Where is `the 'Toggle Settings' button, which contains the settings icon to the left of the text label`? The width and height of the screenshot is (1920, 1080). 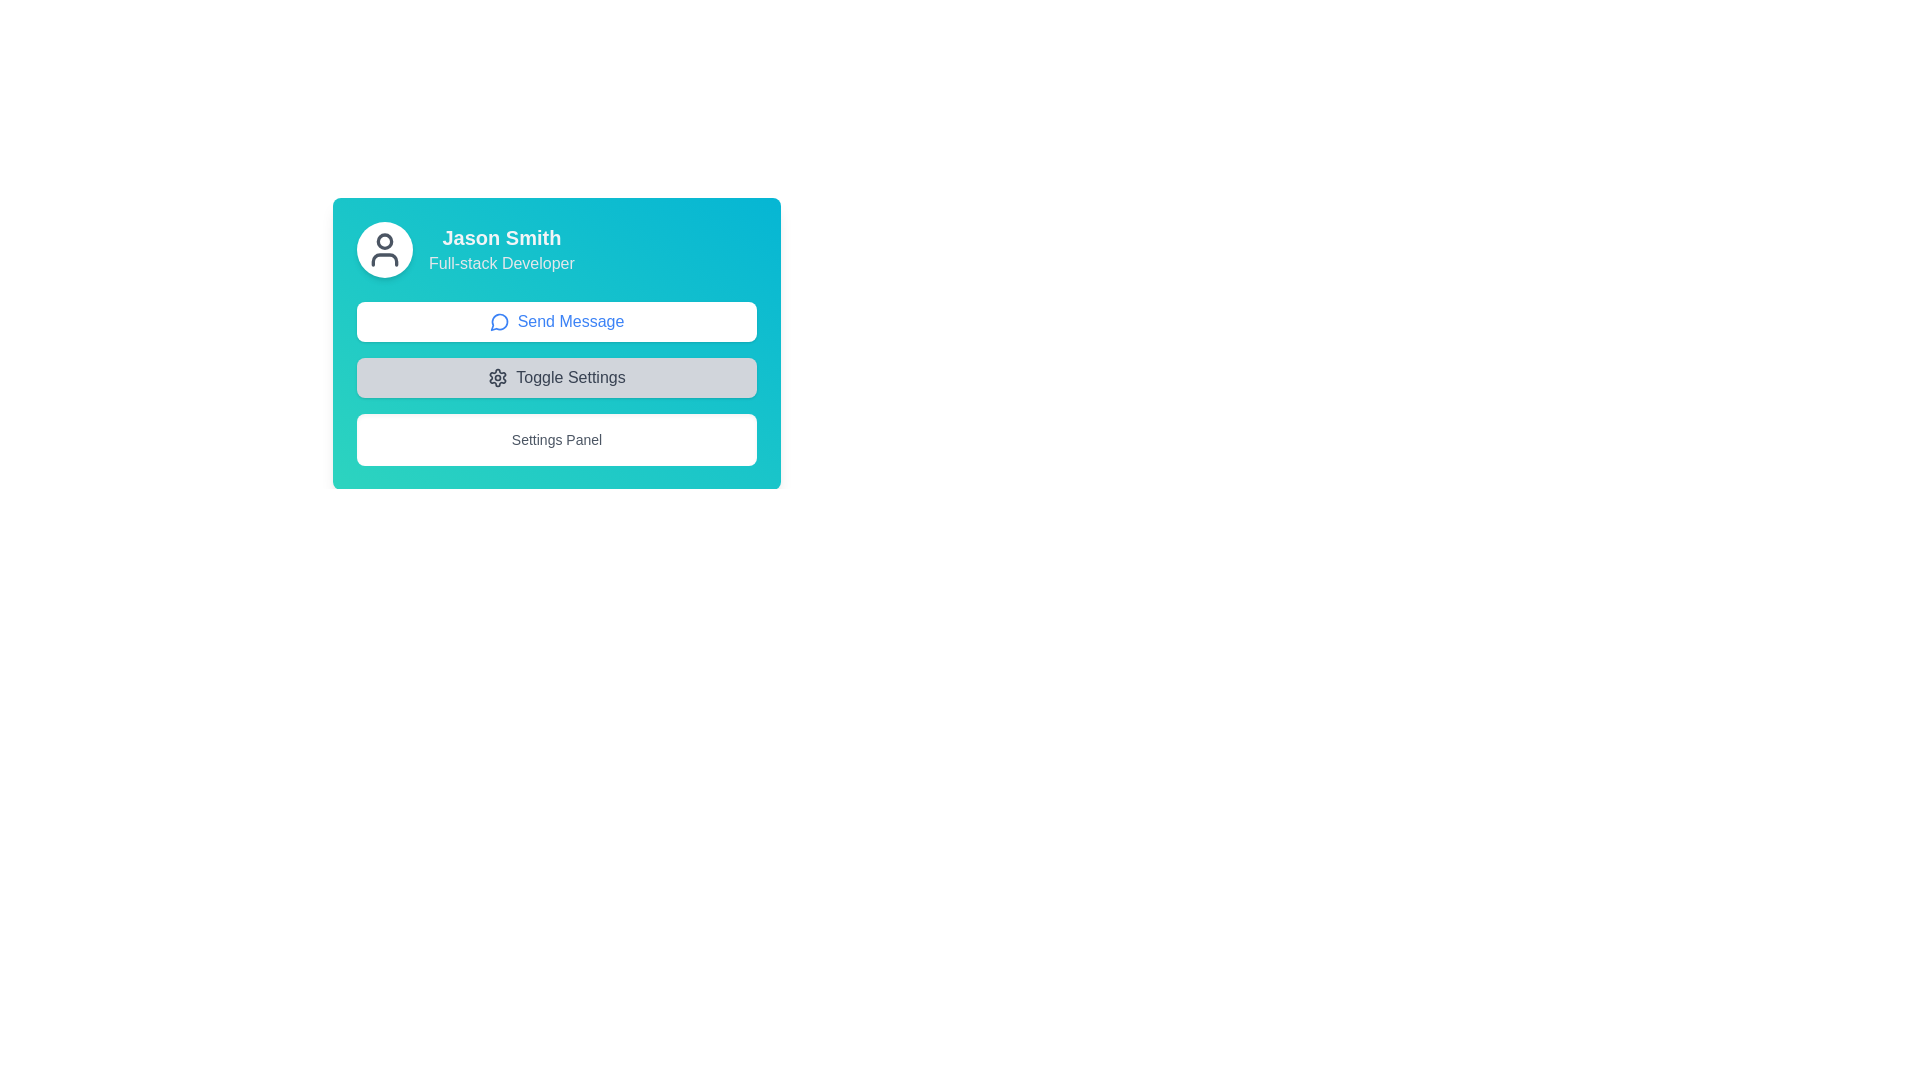 the 'Toggle Settings' button, which contains the settings icon to the left of the text label is located at coordinates (498, 378).